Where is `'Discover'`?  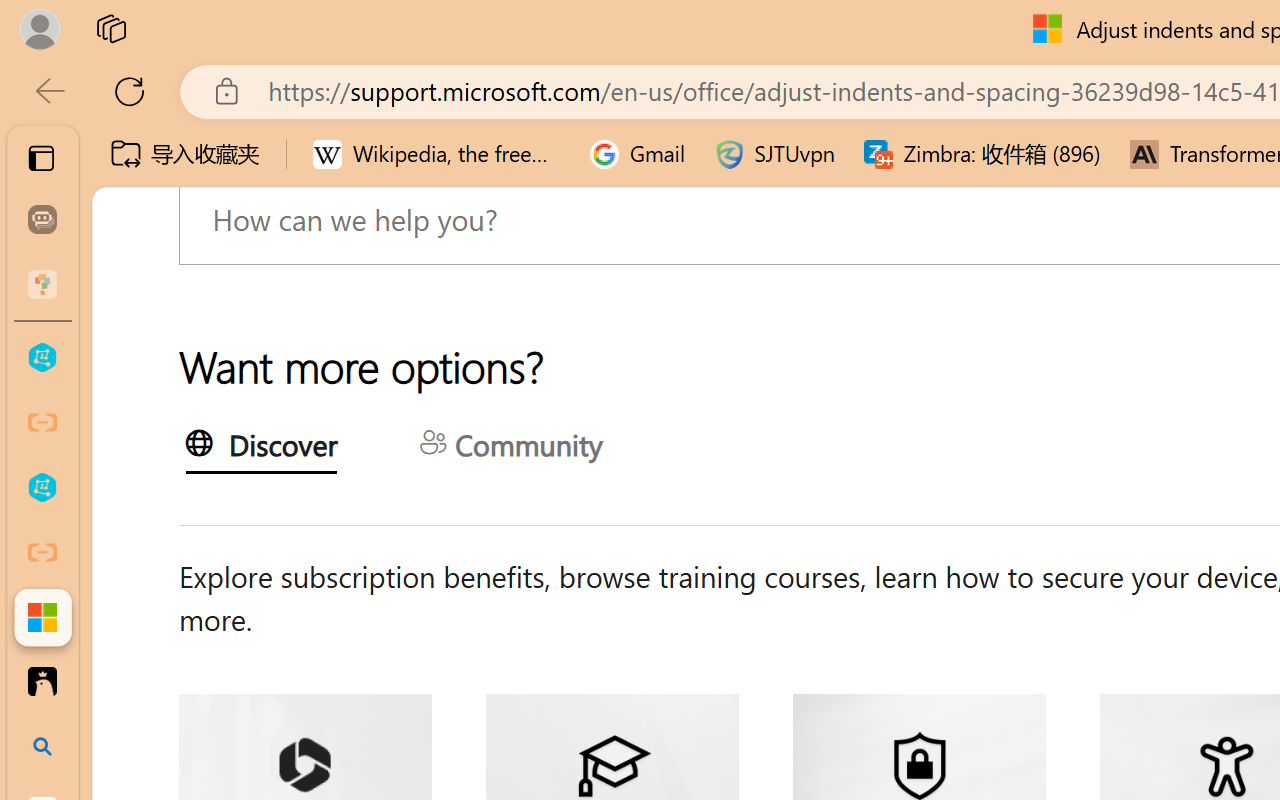
'Discover' is located at coordinates (260, 448).